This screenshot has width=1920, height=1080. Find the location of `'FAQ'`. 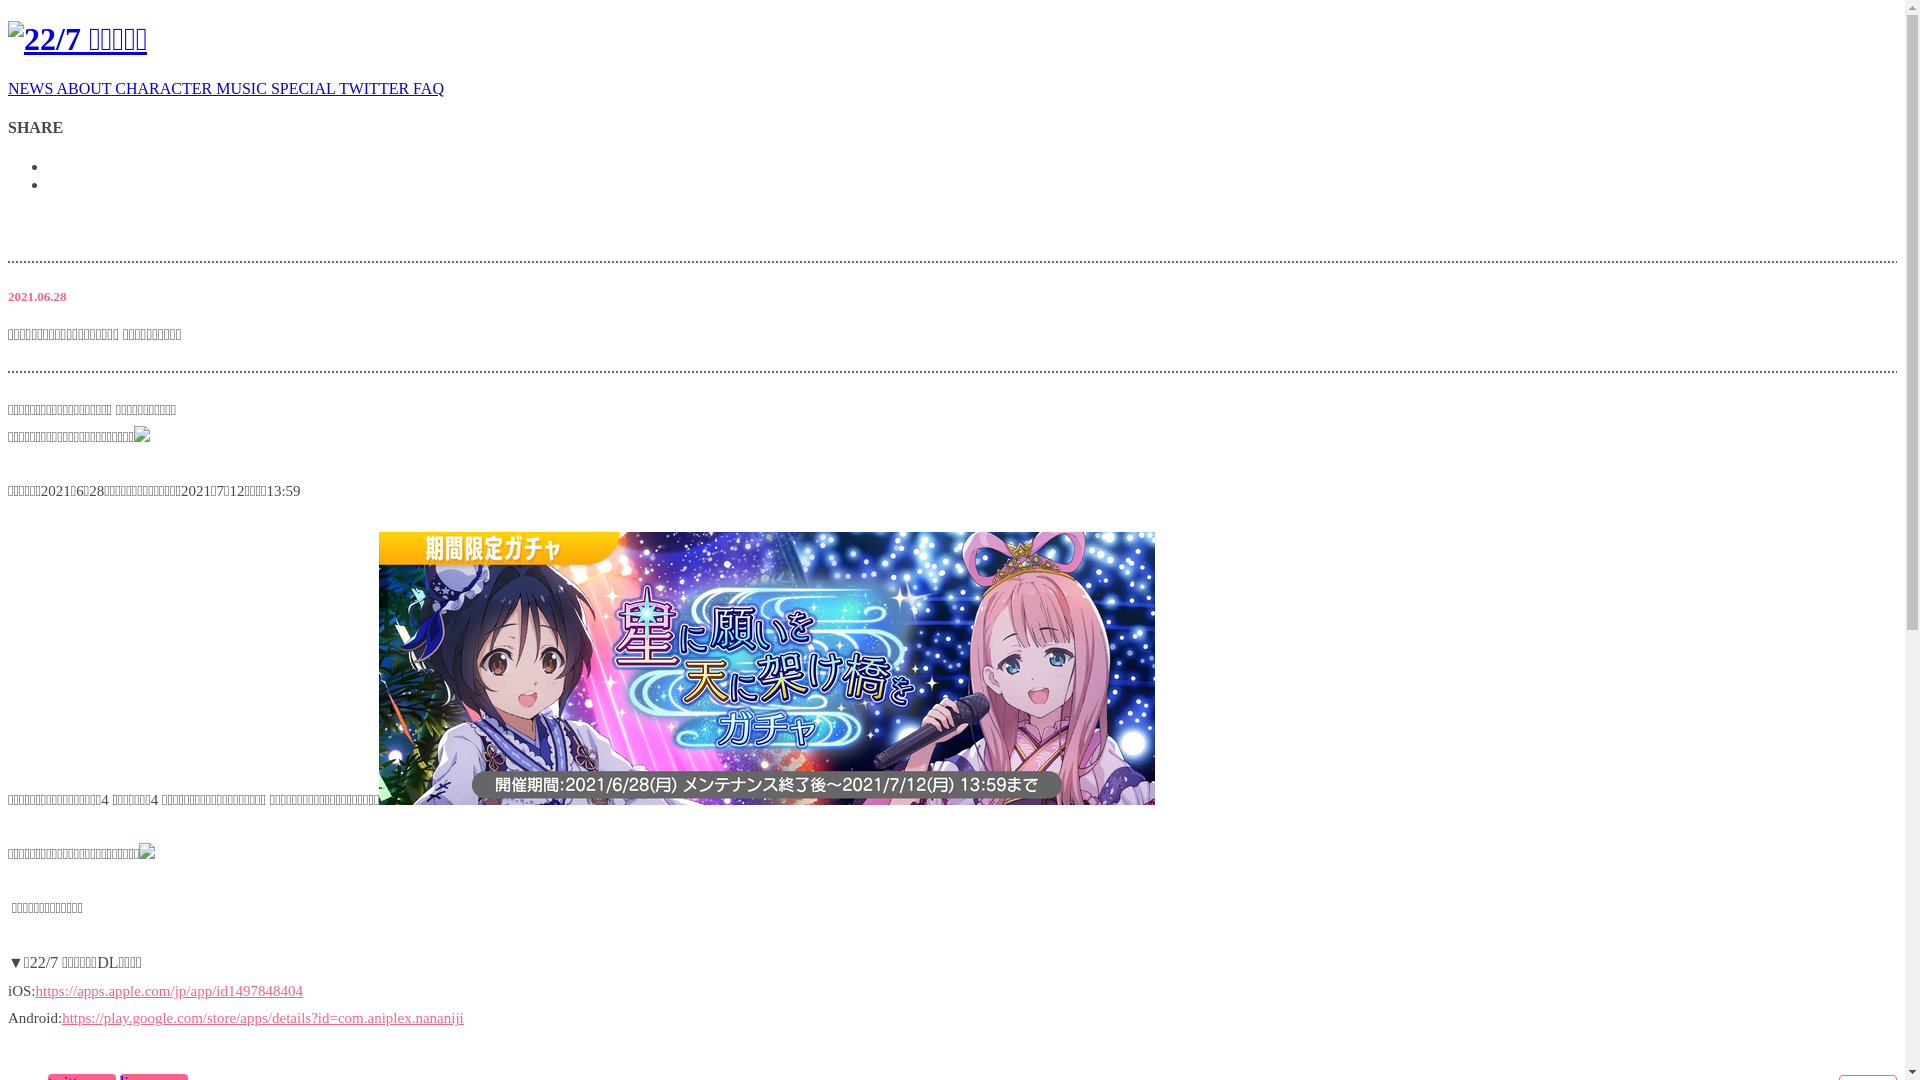

'FAQ' is located at coordinates (427, 87).